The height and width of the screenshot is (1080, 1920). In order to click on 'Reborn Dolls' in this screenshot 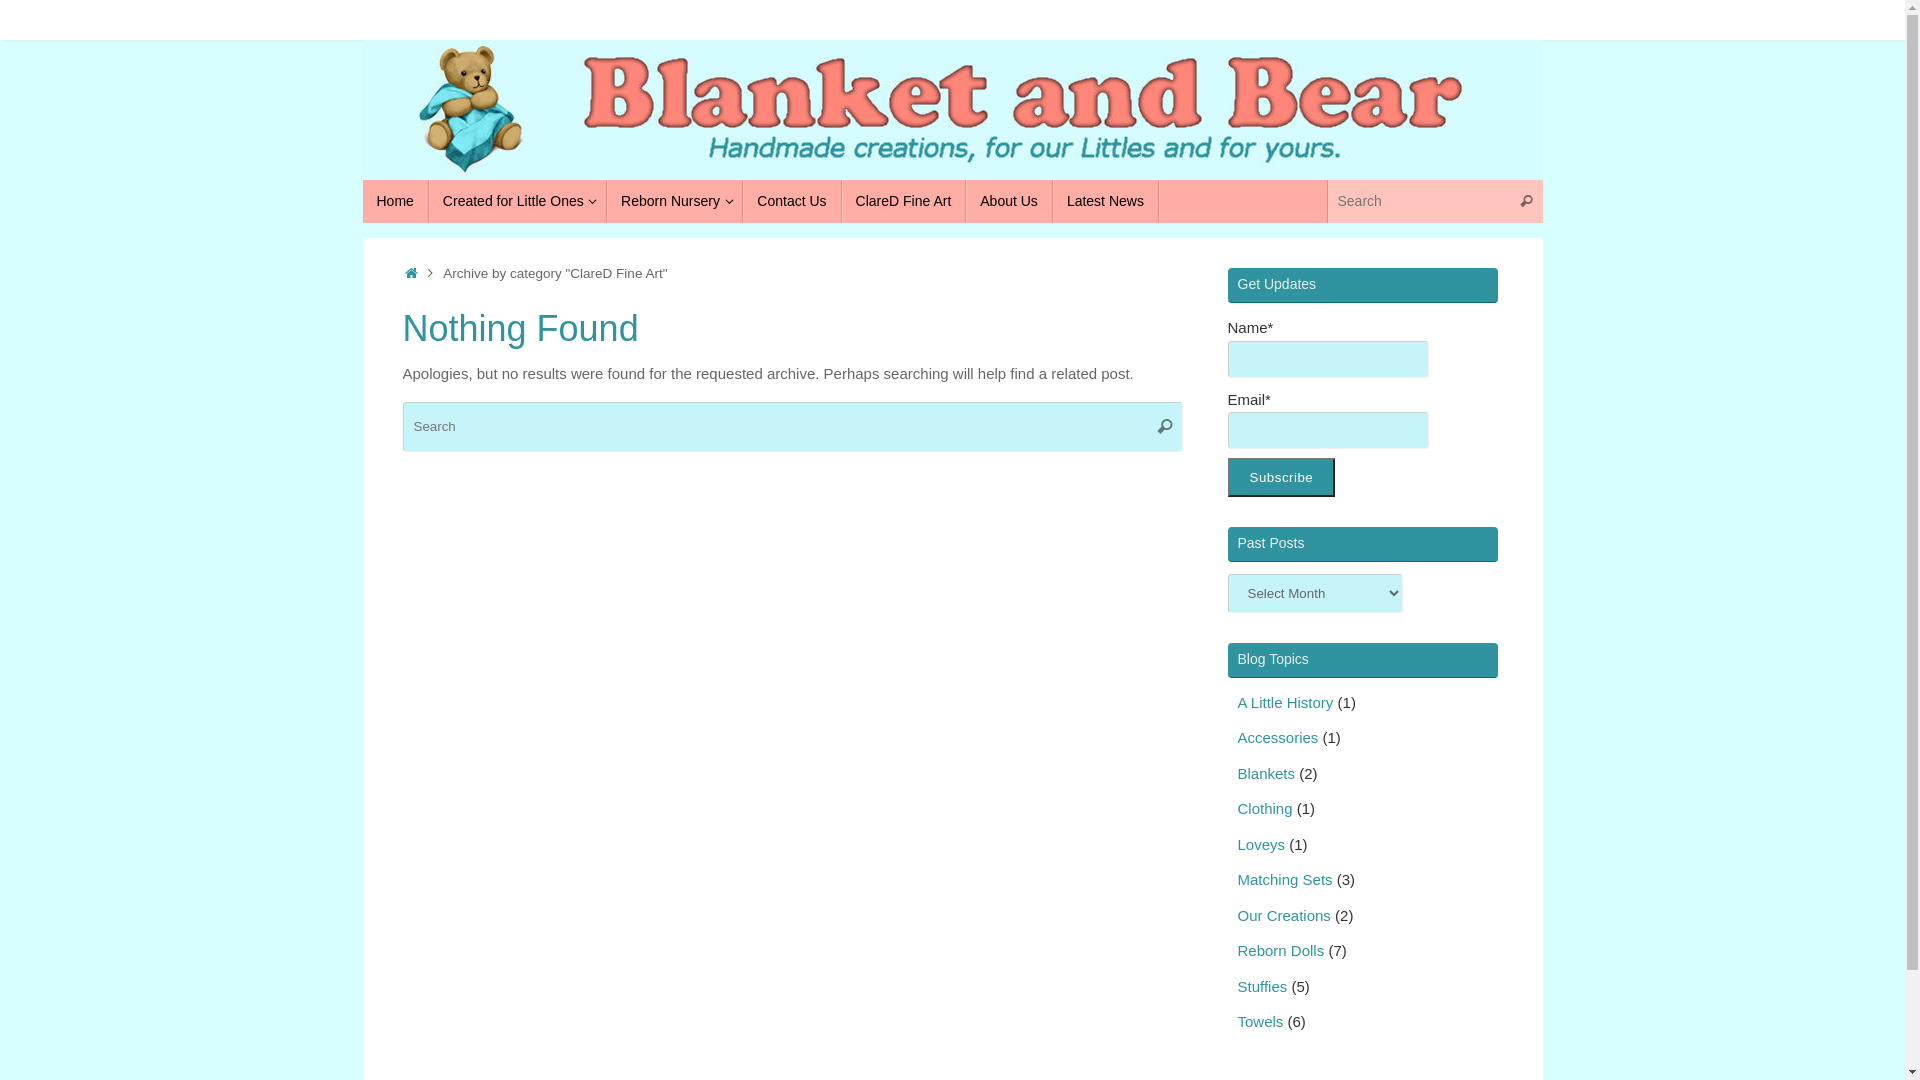, I will do `click(1237, 949)`.